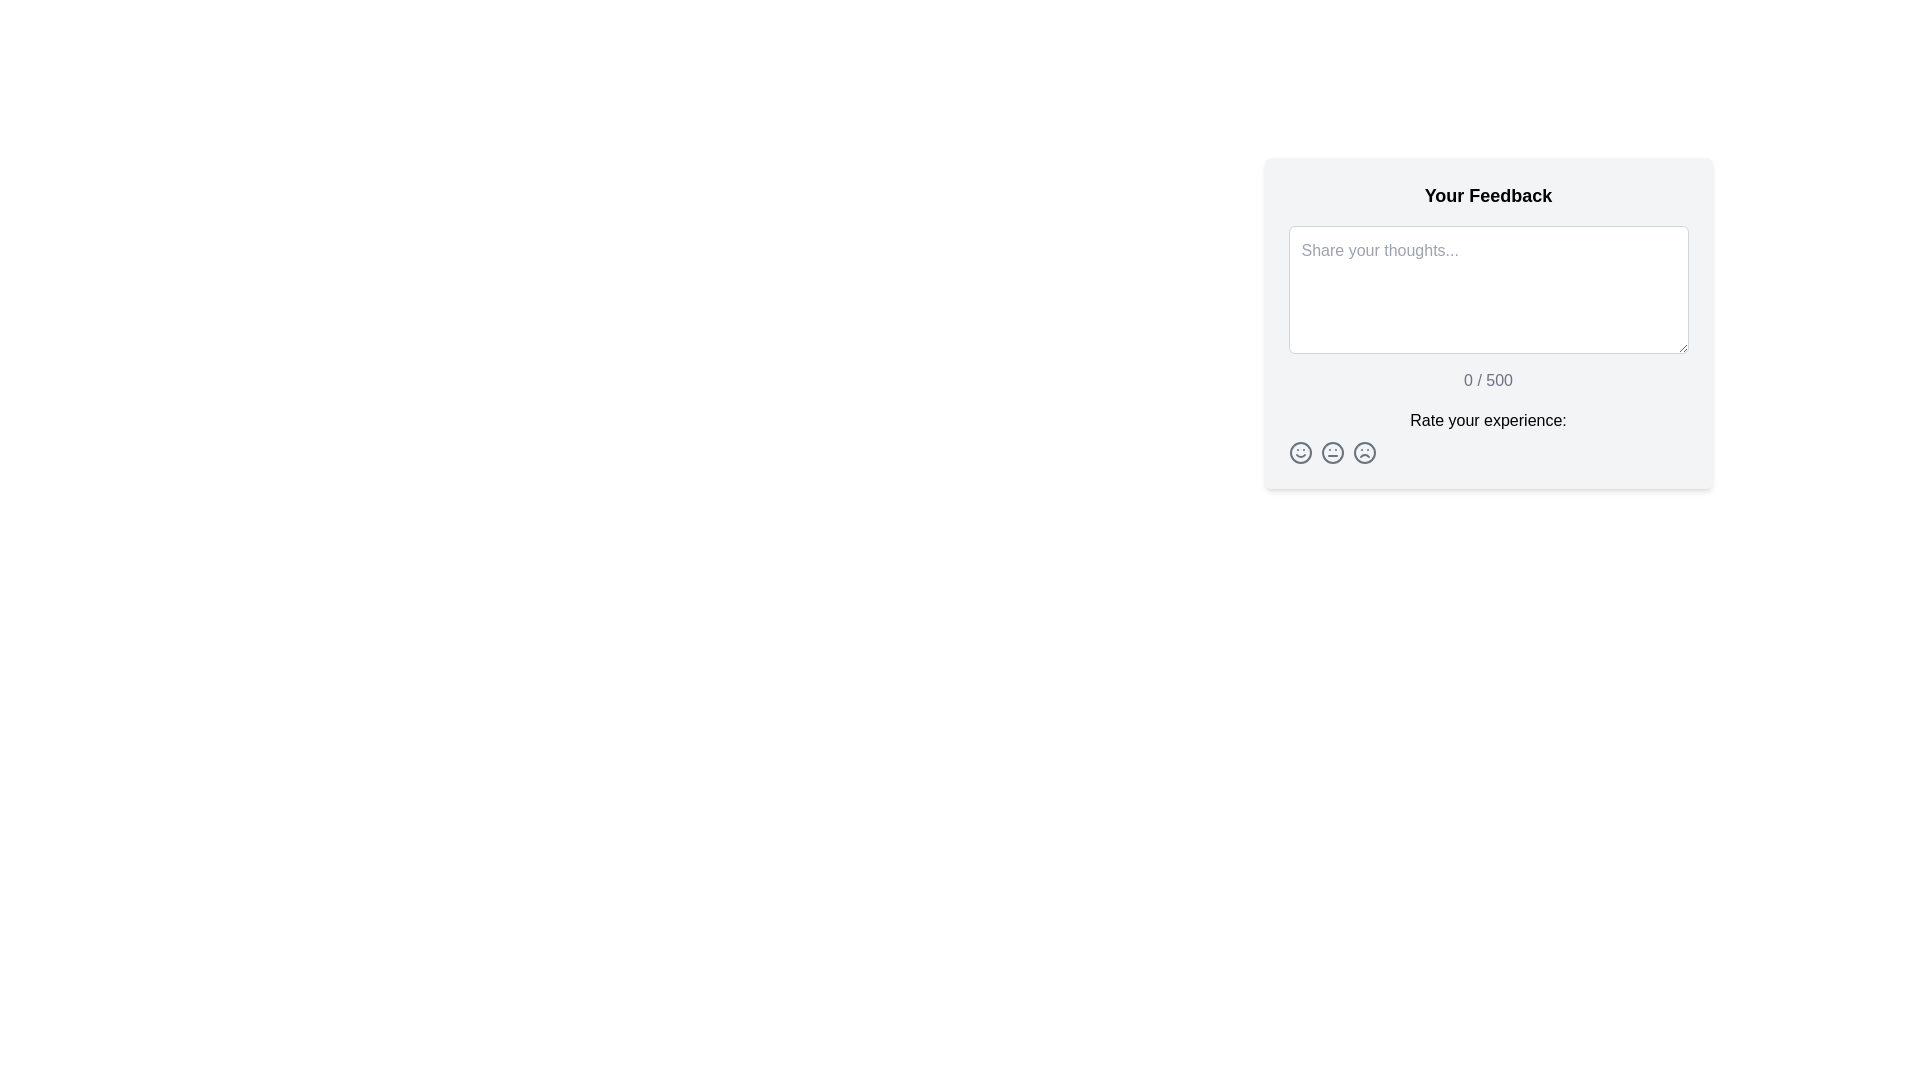  I want to click on the small textual indicator displaying '0 / 500', which is styled in gray and located directly beneath the text input box labeled 'Share your thoughts...', so click(1488, 381).